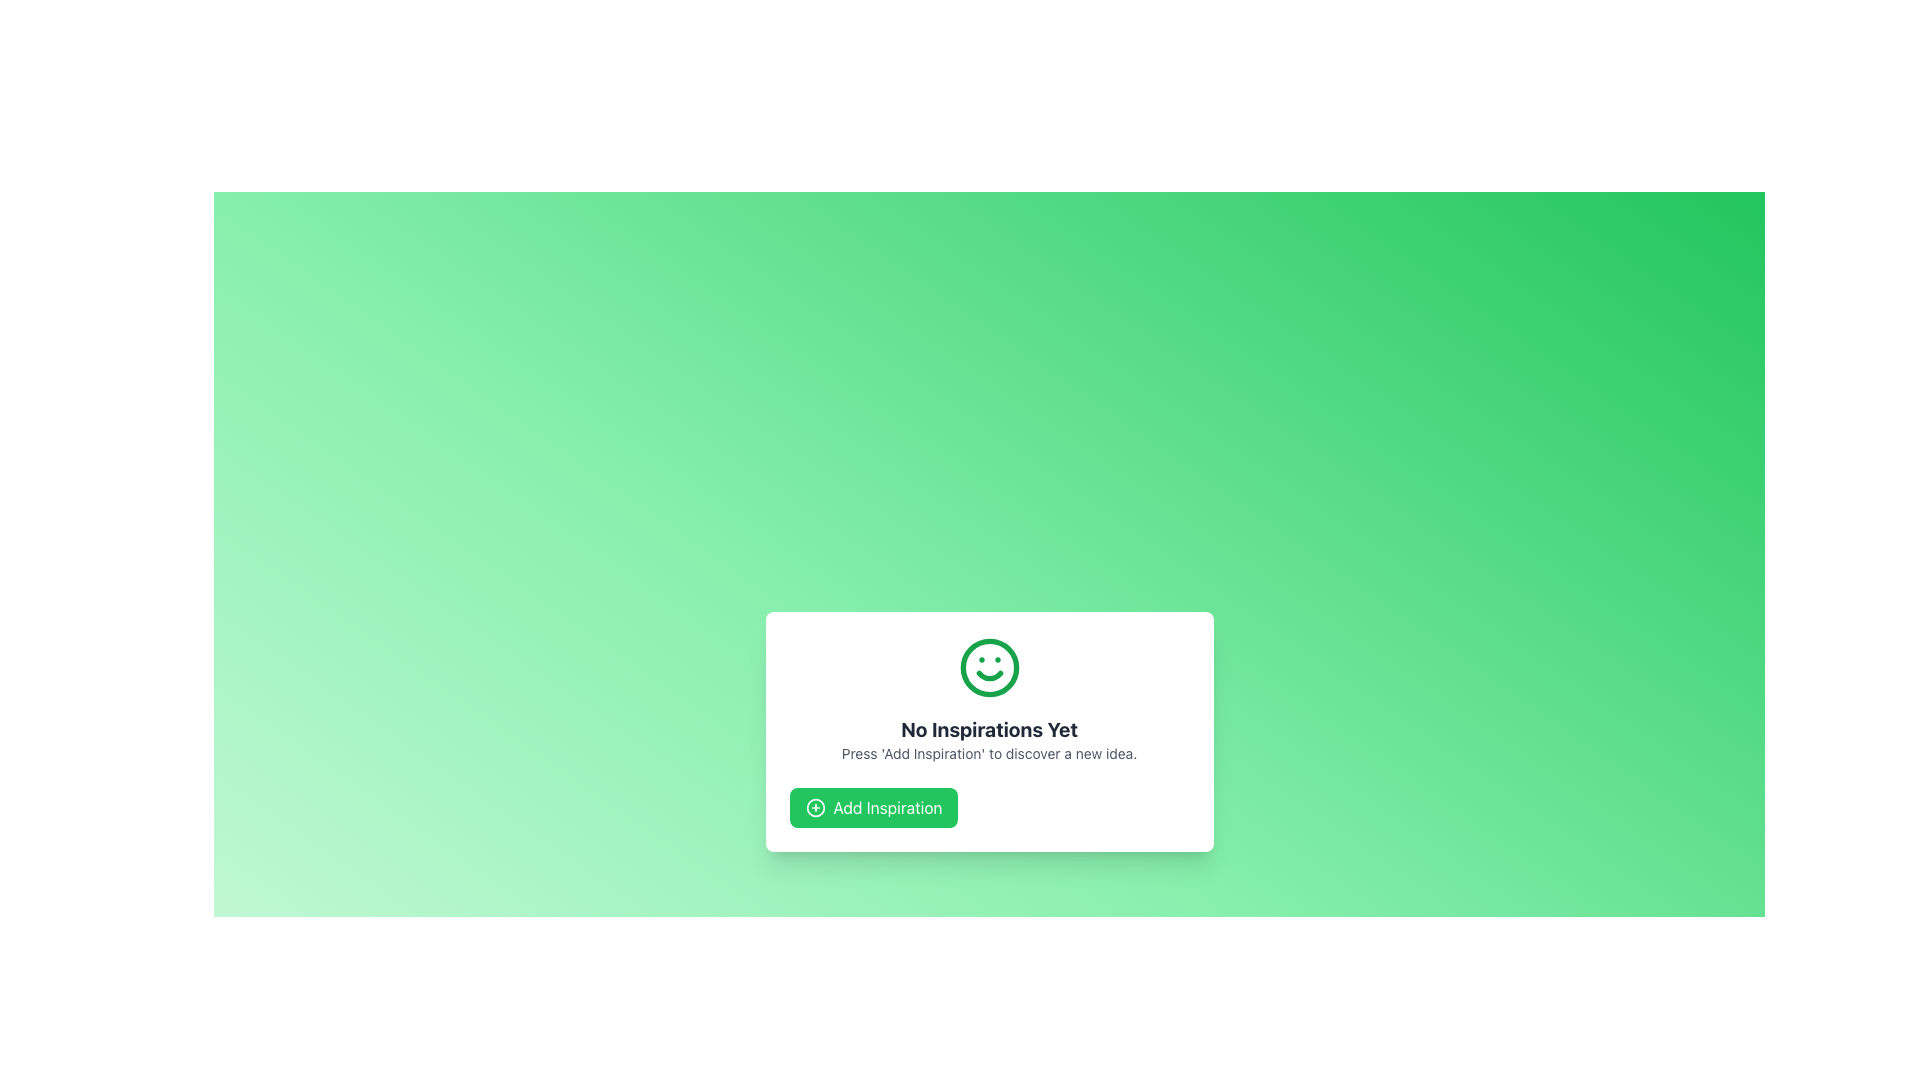 The height and width of the screenshot is (1080, 1920). What do you see at coordinates (887, 806) in the screenshot?
I see `the 'Add Inspiration' text label, which is displayed in white font on a green rounded button at the bottom of a white card` at bounding box center [887, 806].